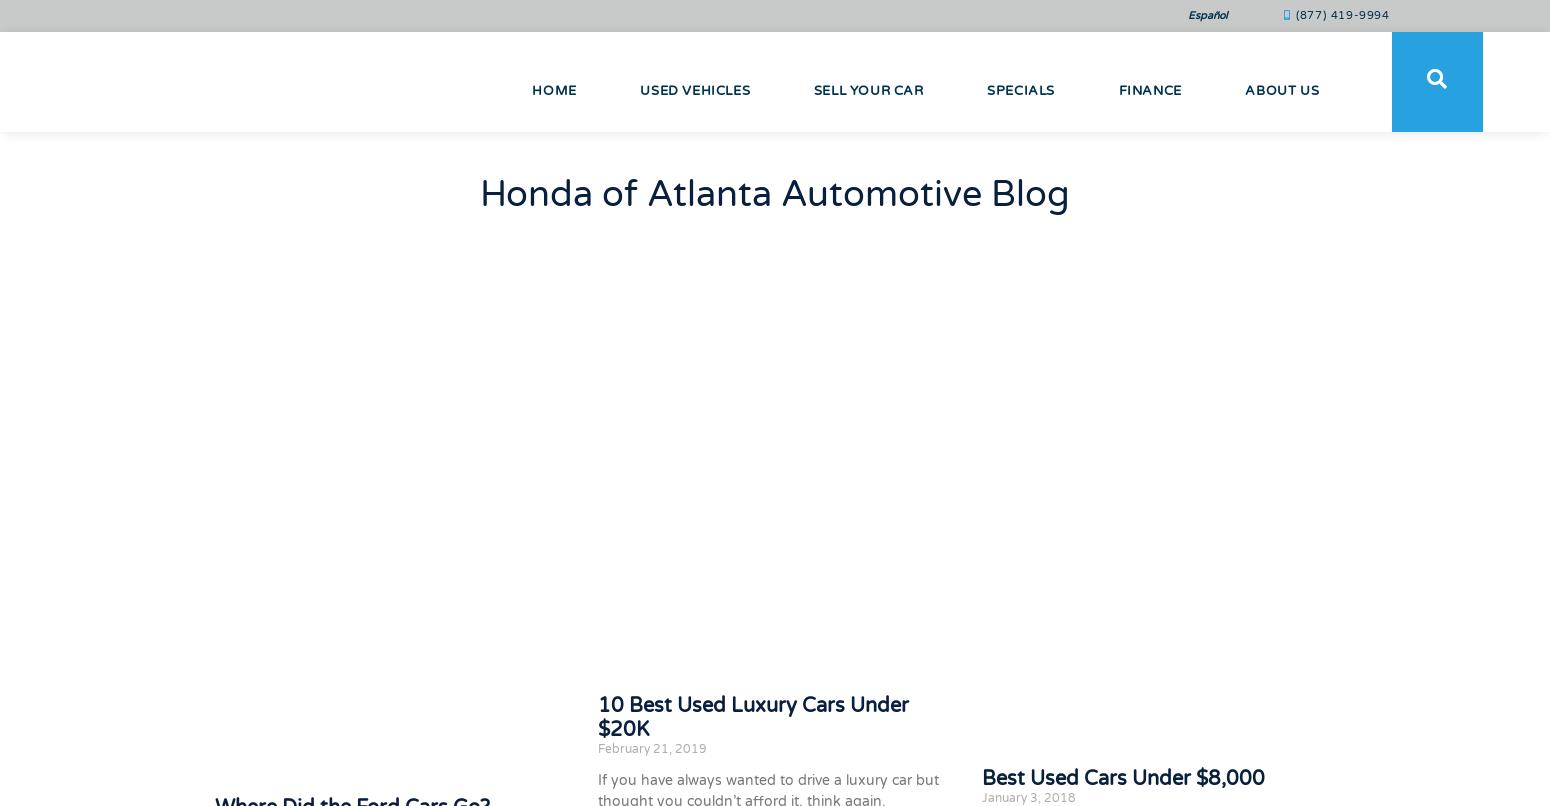  Describe the element at coordinates (1188, 15) in the screenshot. I see `'Español'` at that location.